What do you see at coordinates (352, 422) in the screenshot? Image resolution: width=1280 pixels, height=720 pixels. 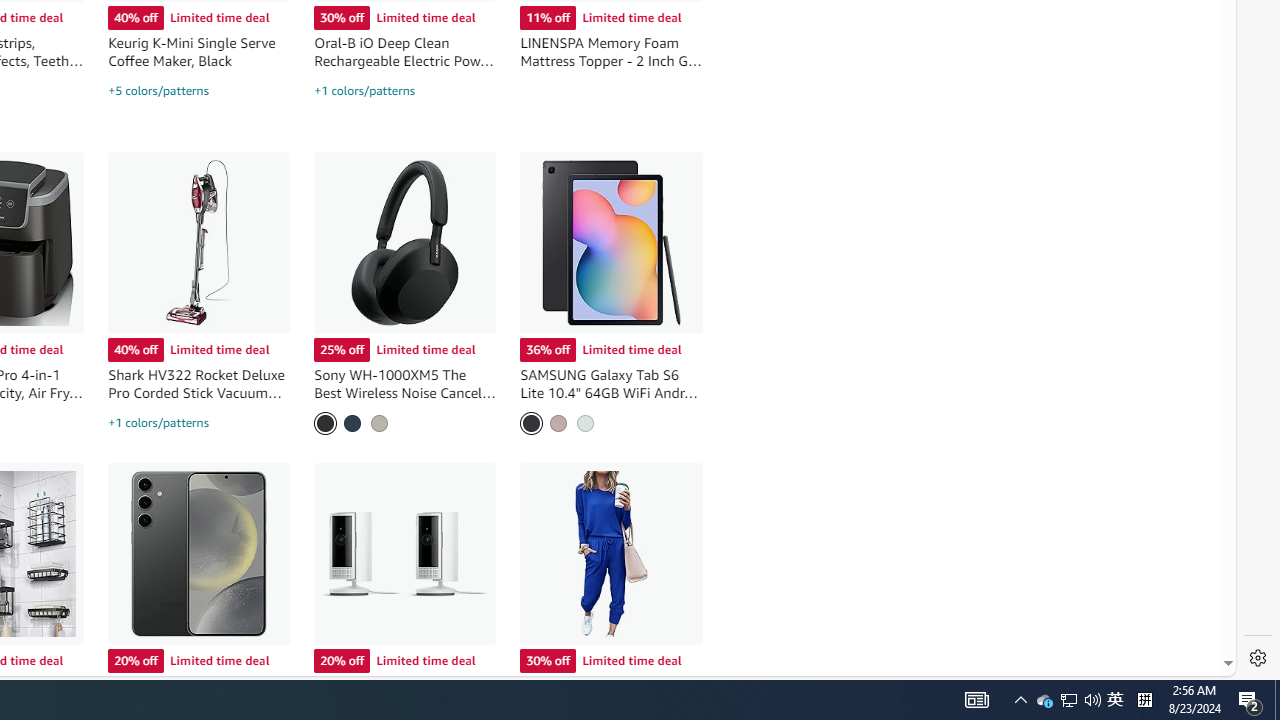 I see `'Midnight Blue'` at bounding box center [352, 422].